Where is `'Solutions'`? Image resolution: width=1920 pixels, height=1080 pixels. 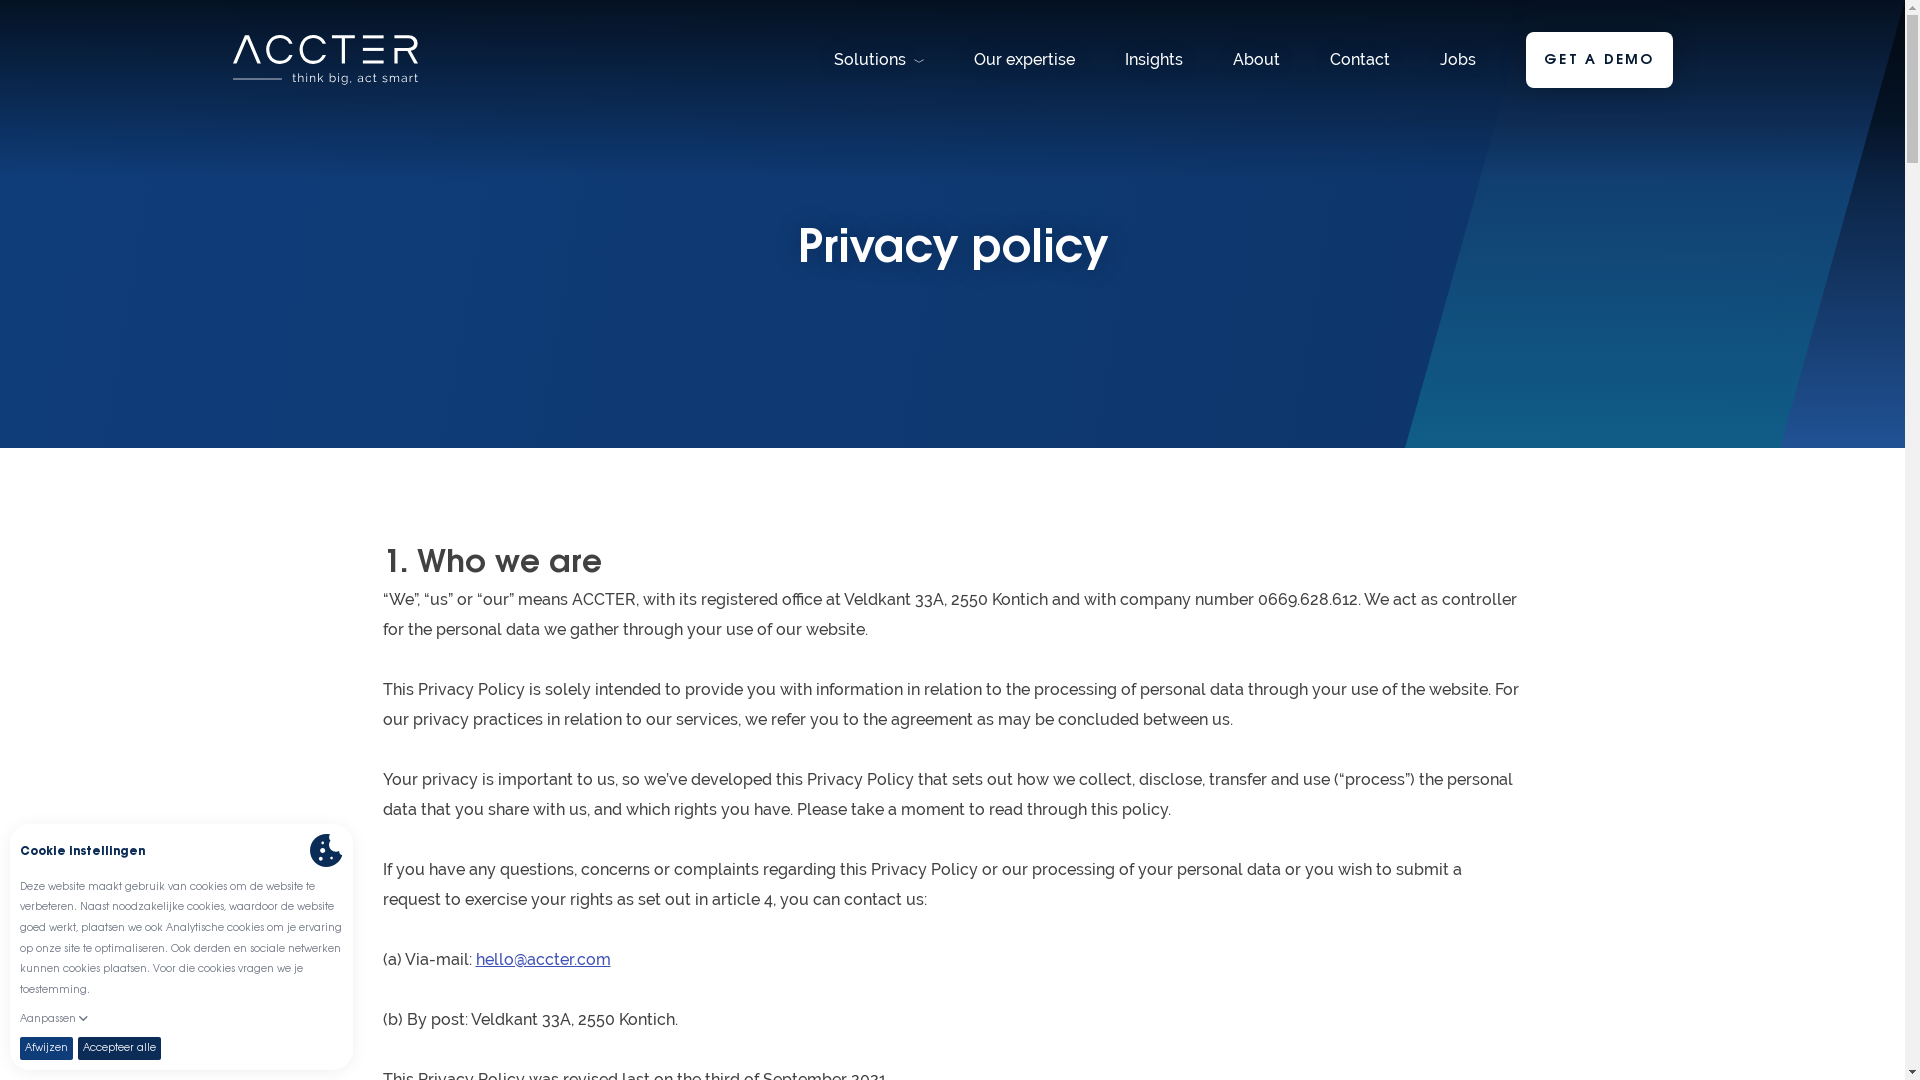 'Solutions' is located at coordinates (878, 59).